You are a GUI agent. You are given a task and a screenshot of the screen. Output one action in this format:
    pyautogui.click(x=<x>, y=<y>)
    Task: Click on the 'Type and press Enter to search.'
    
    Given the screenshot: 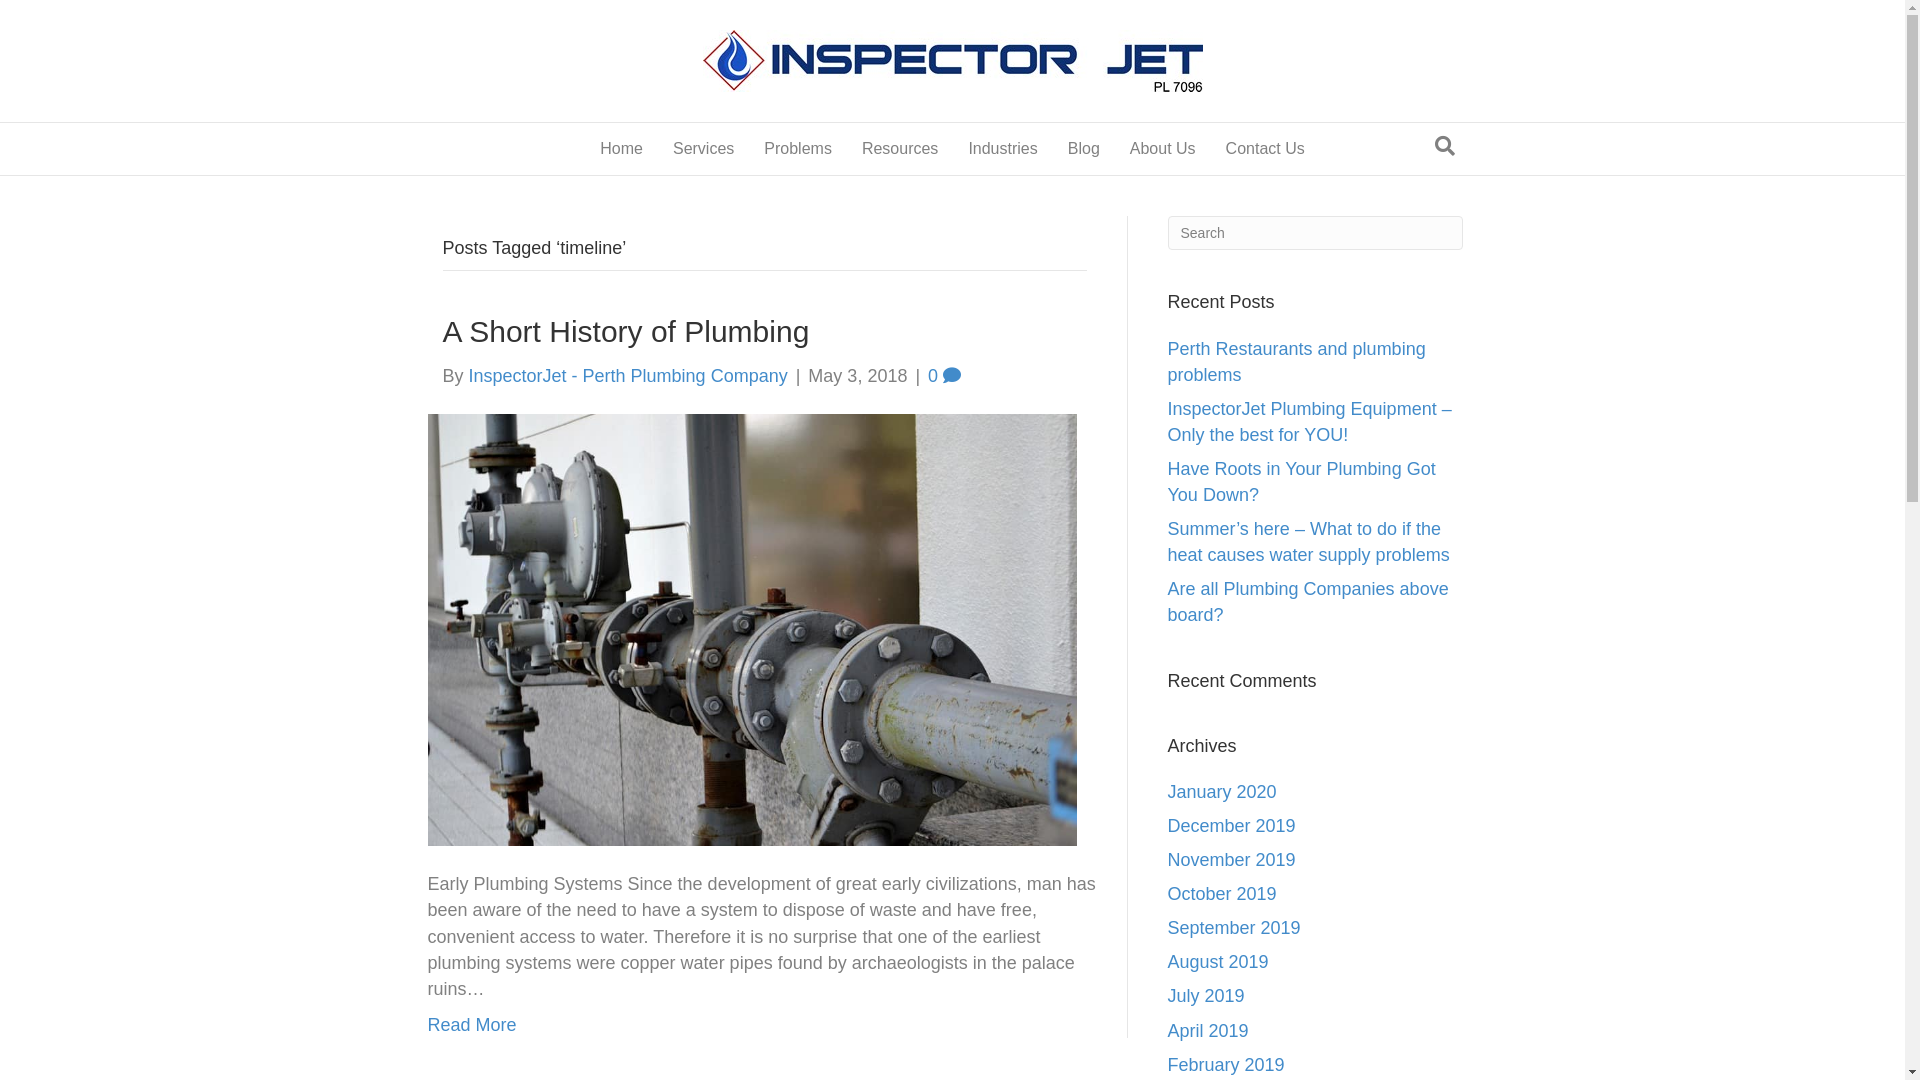 What is the action you would take?
    pyautogui.click(x=1315, y=231)
    